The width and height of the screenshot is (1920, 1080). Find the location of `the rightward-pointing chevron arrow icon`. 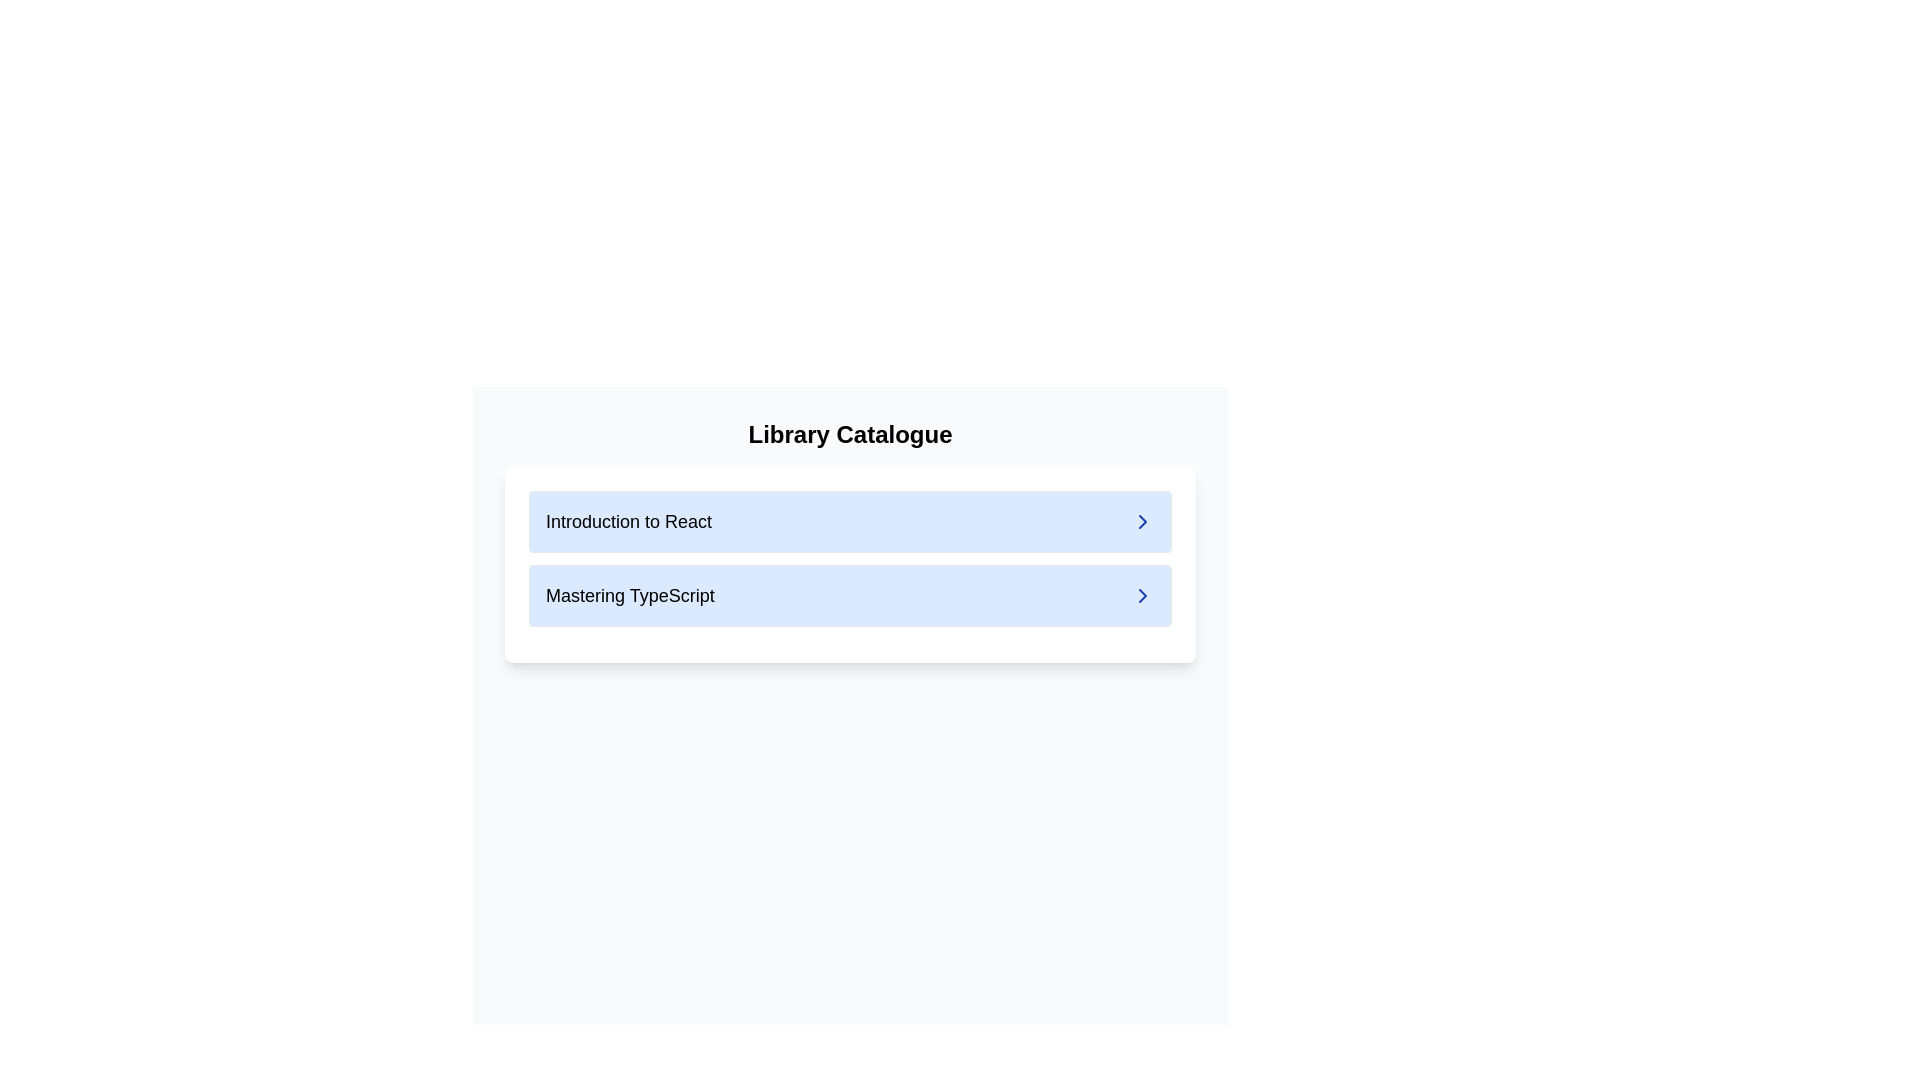

the rightward-pointing chevron arrow icon is located at coordinates (1142, 520).